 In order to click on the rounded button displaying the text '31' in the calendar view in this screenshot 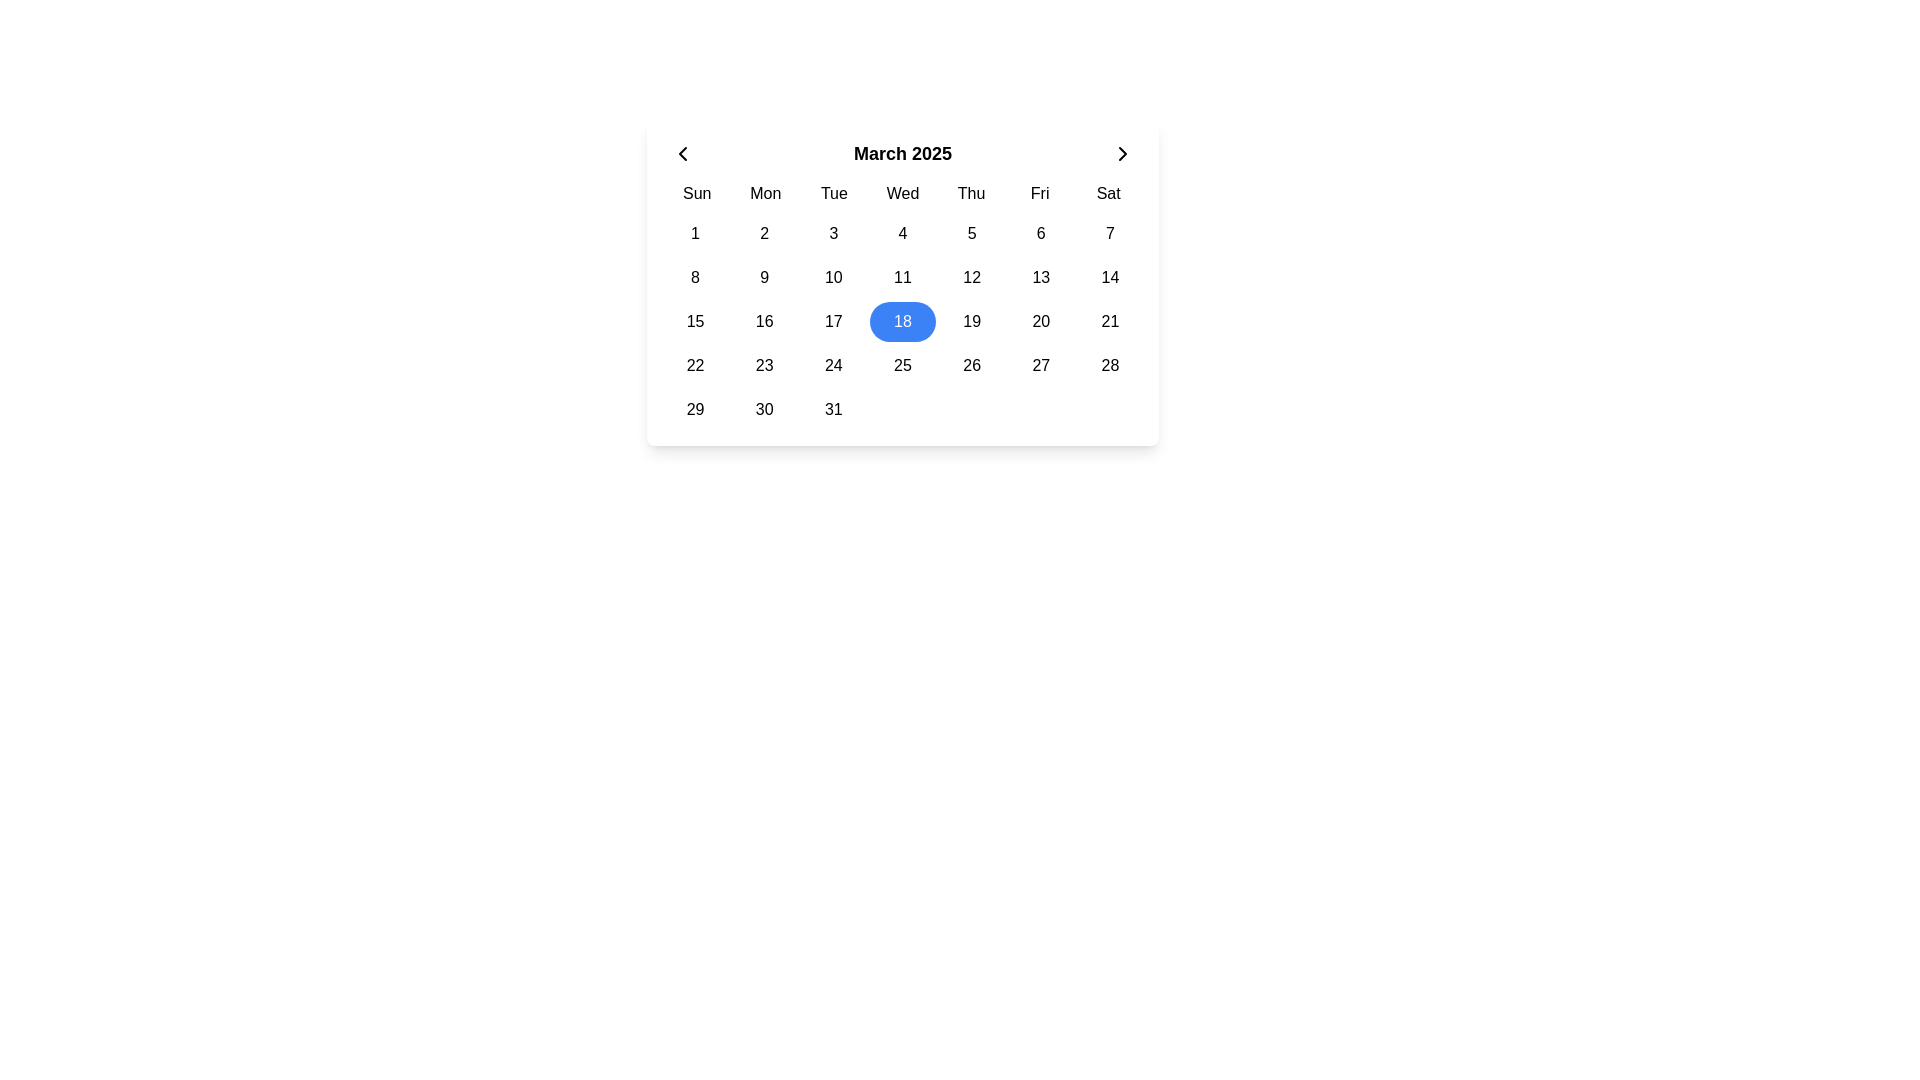, I will do `click(833, 408)`.